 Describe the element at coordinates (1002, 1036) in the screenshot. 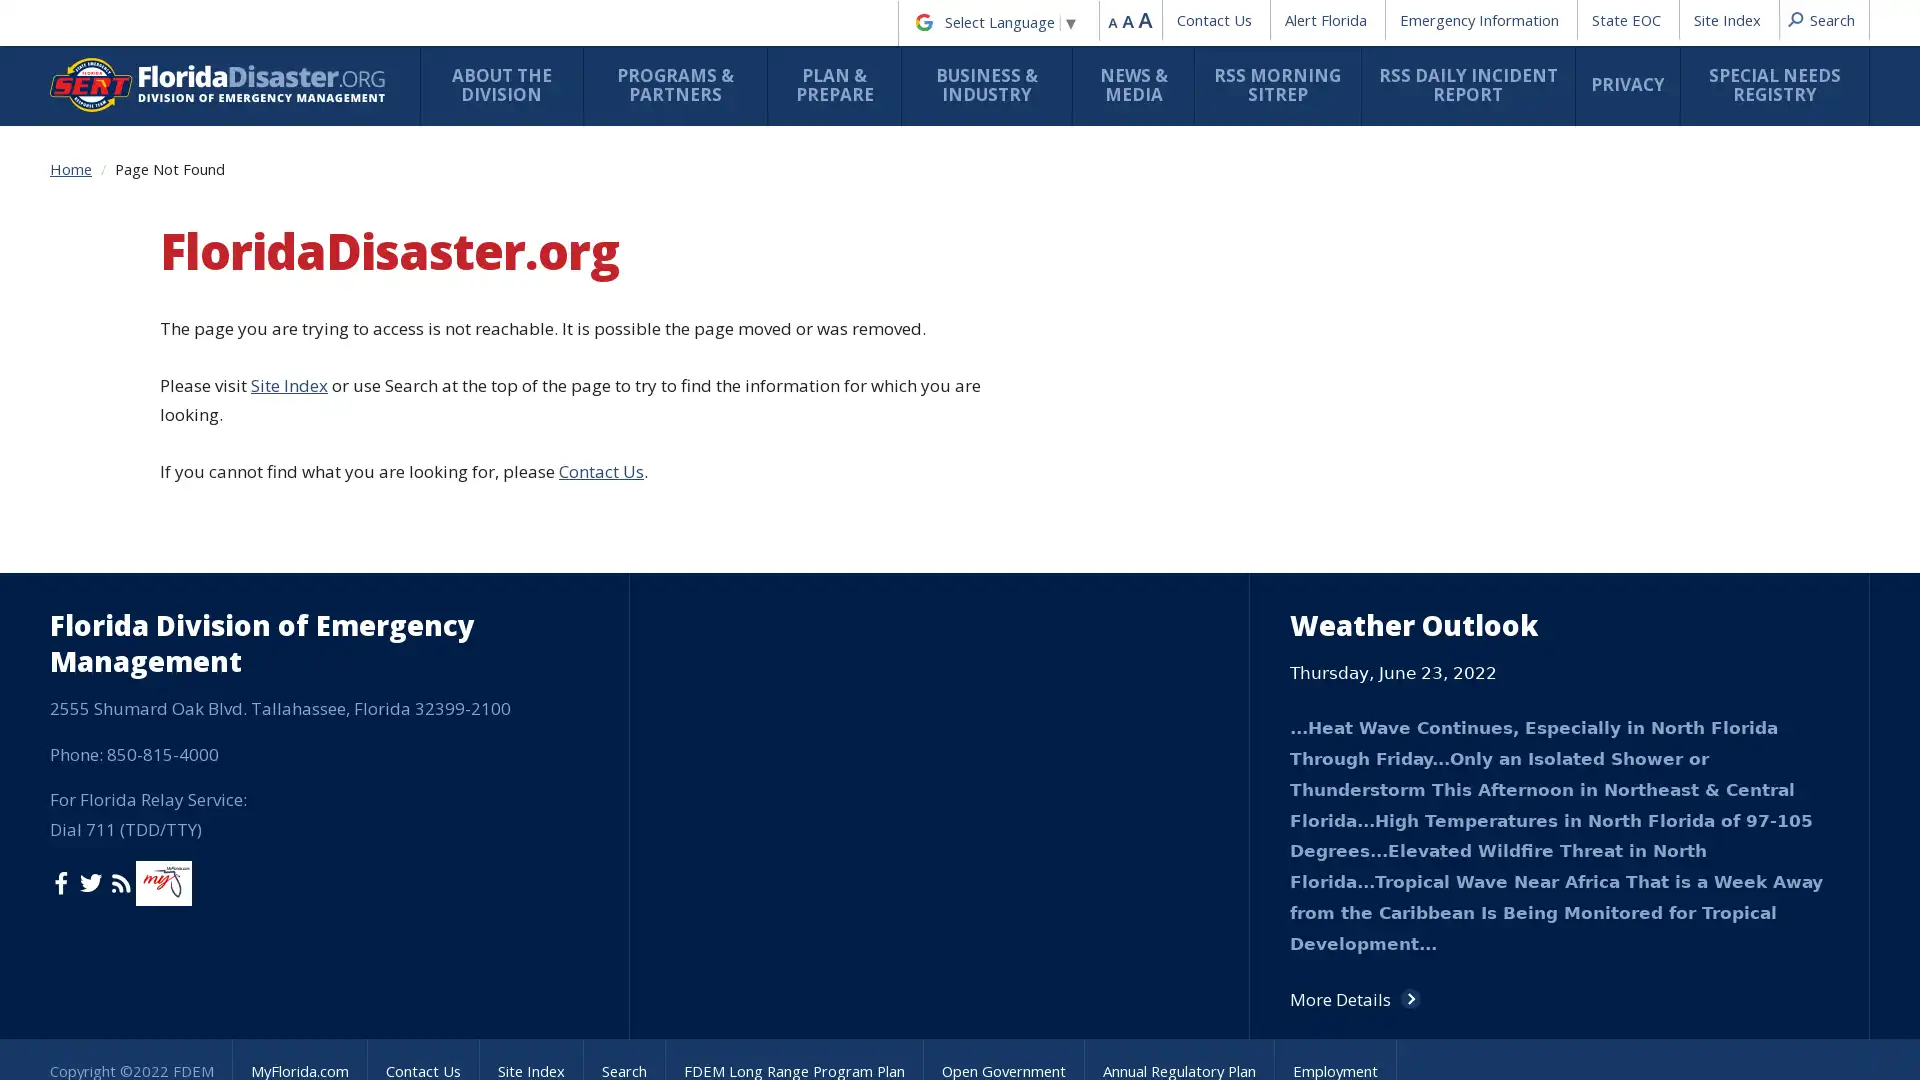

I see `Toggle More` at that location.